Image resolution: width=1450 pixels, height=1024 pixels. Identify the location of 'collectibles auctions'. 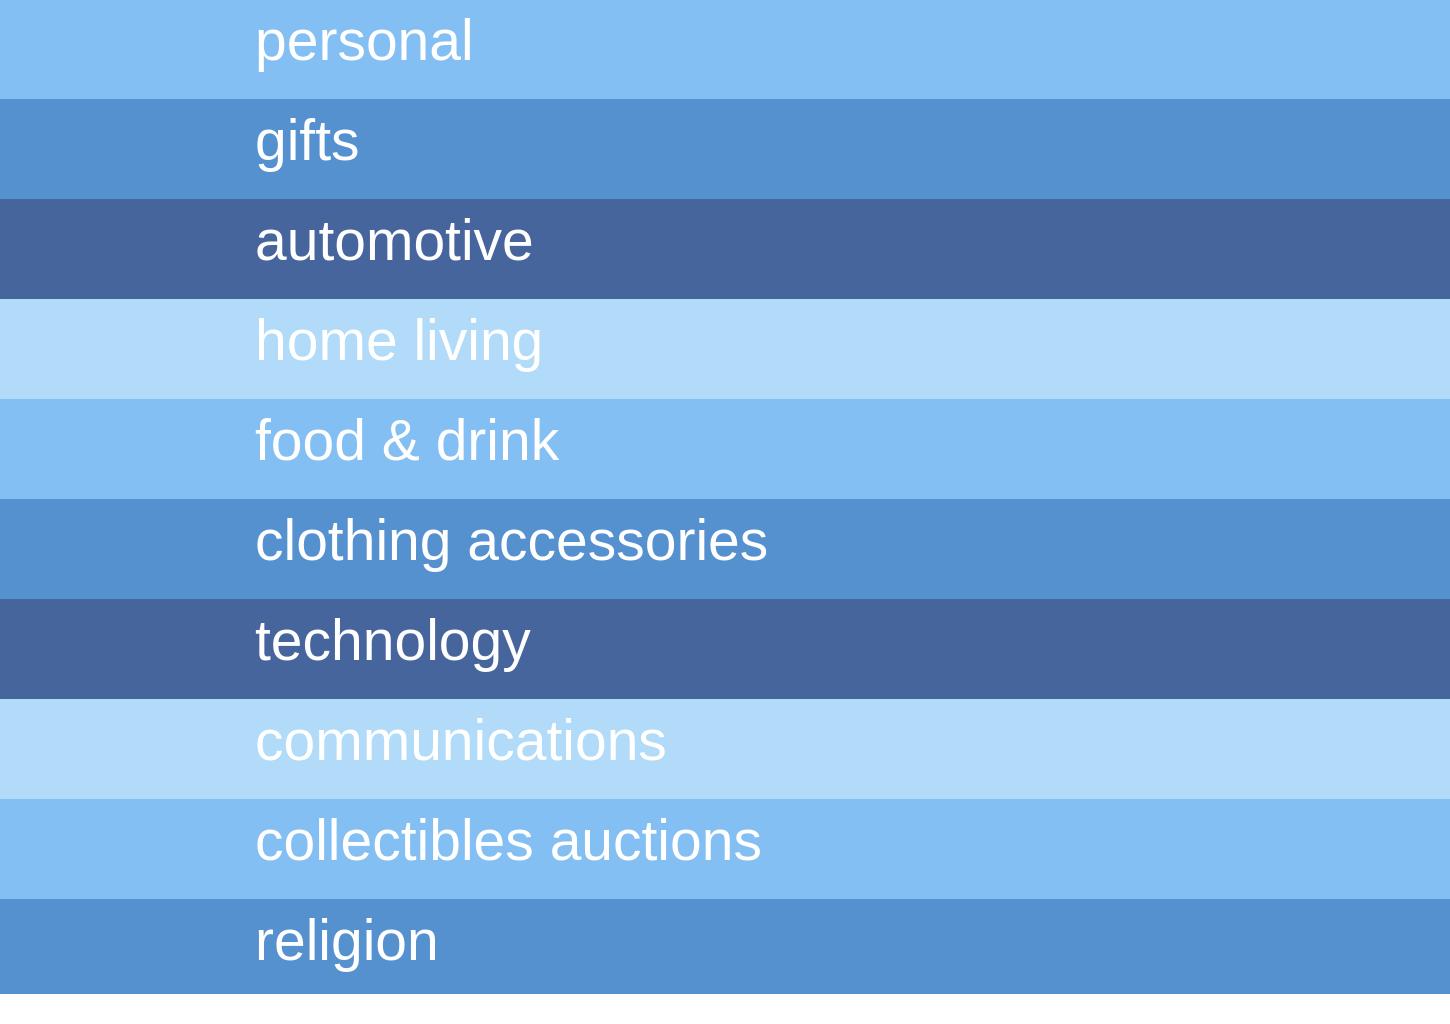
(255, 838).